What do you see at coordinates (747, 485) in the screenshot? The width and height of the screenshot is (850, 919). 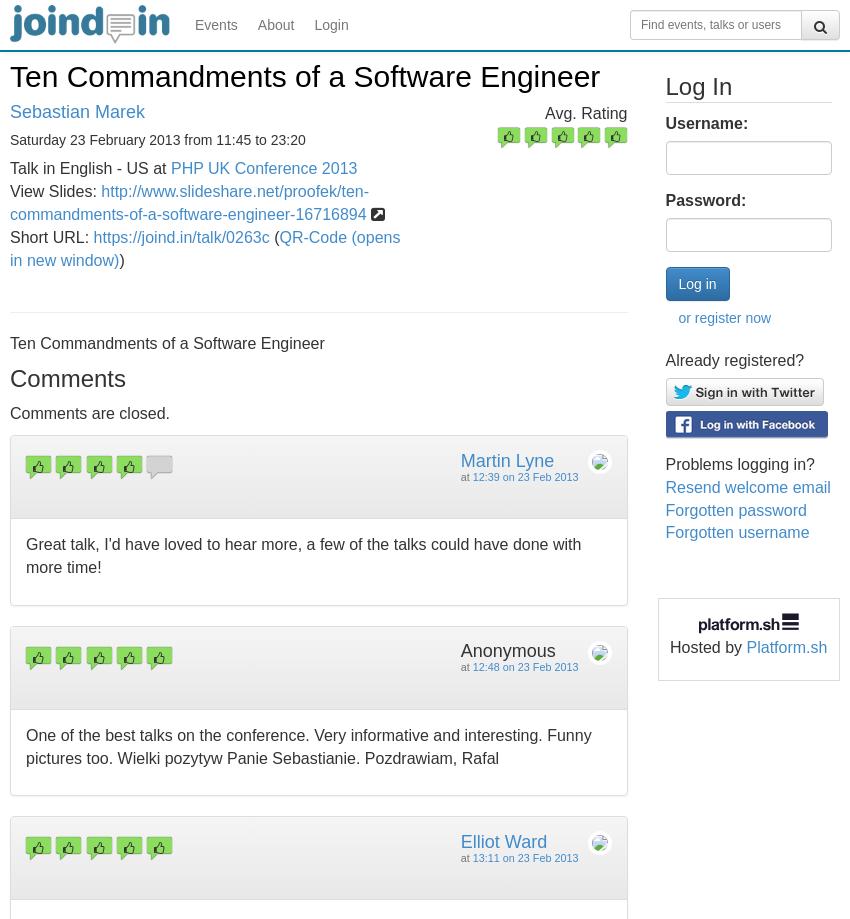 I see `'Resend welcome email'` at bounding box center [747, 485].